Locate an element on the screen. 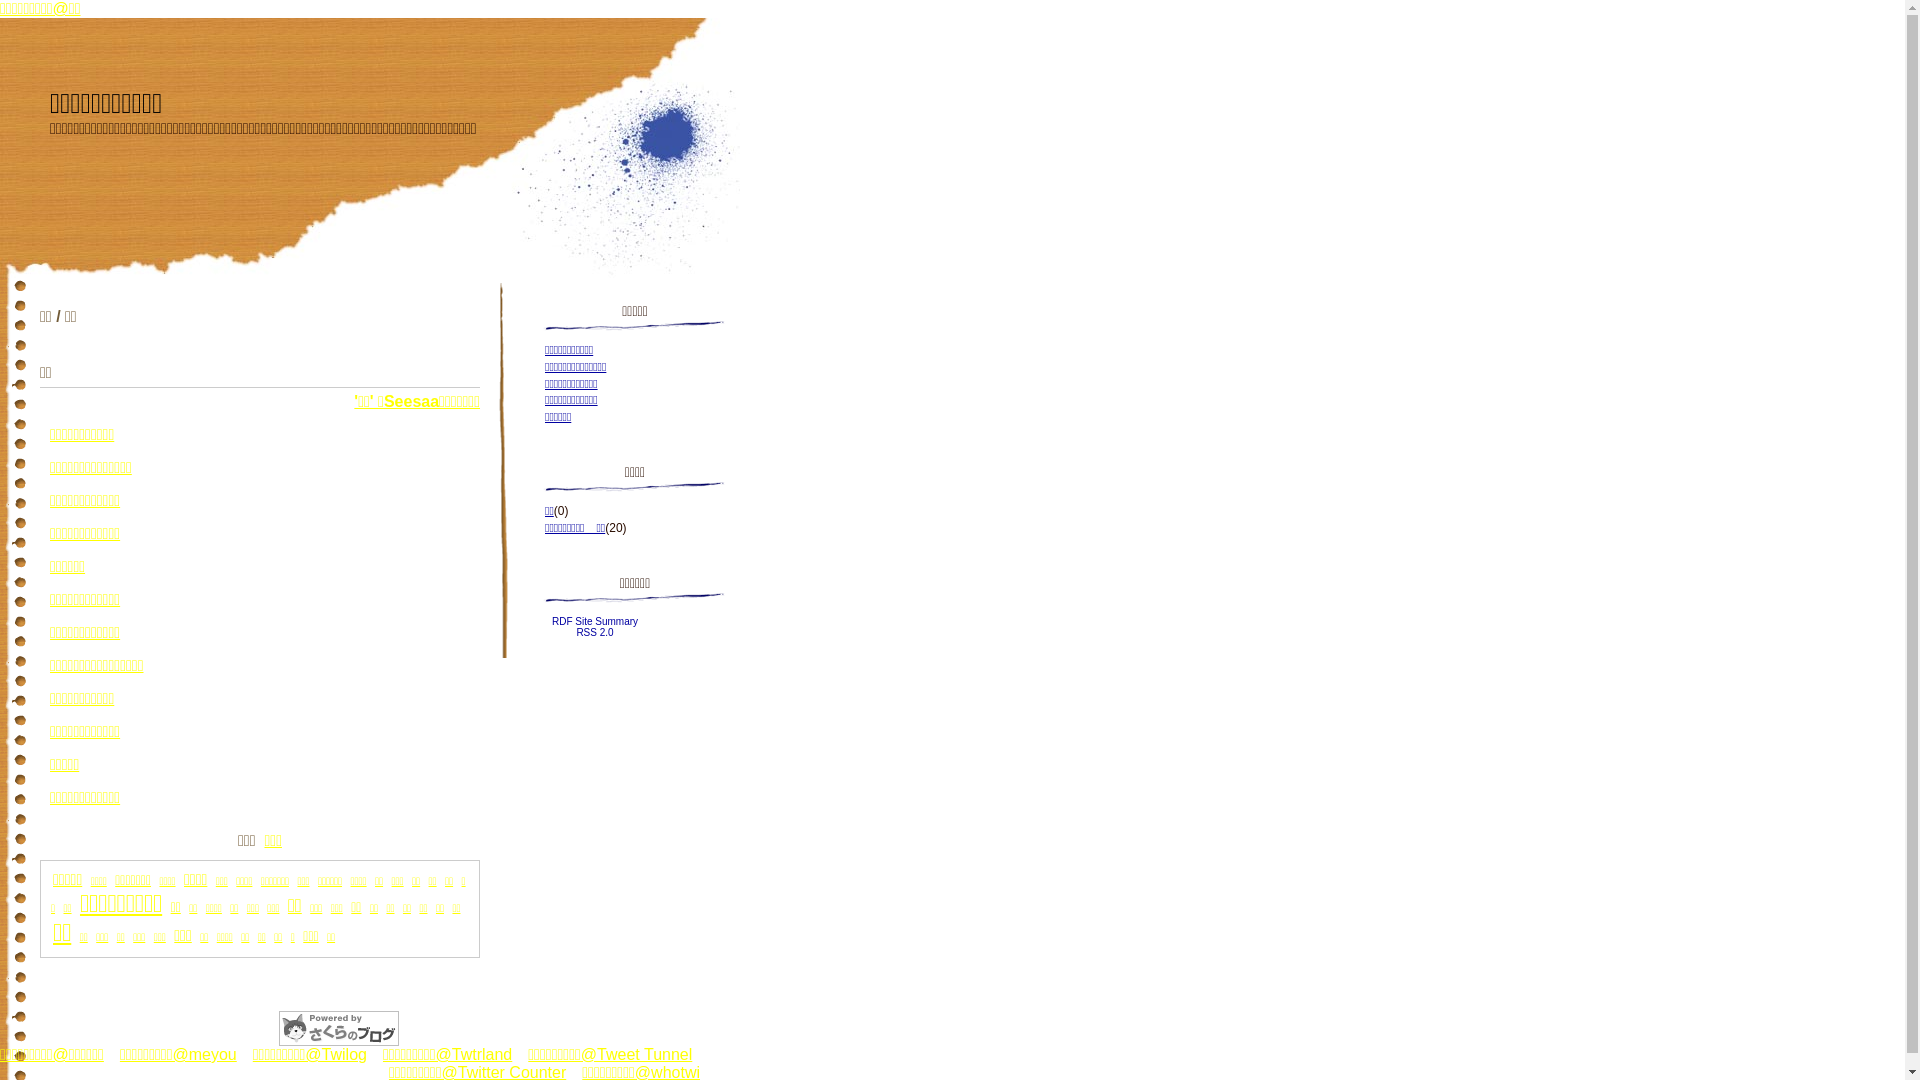  'RDF Site Summary' is located at coordinates (552, 620).